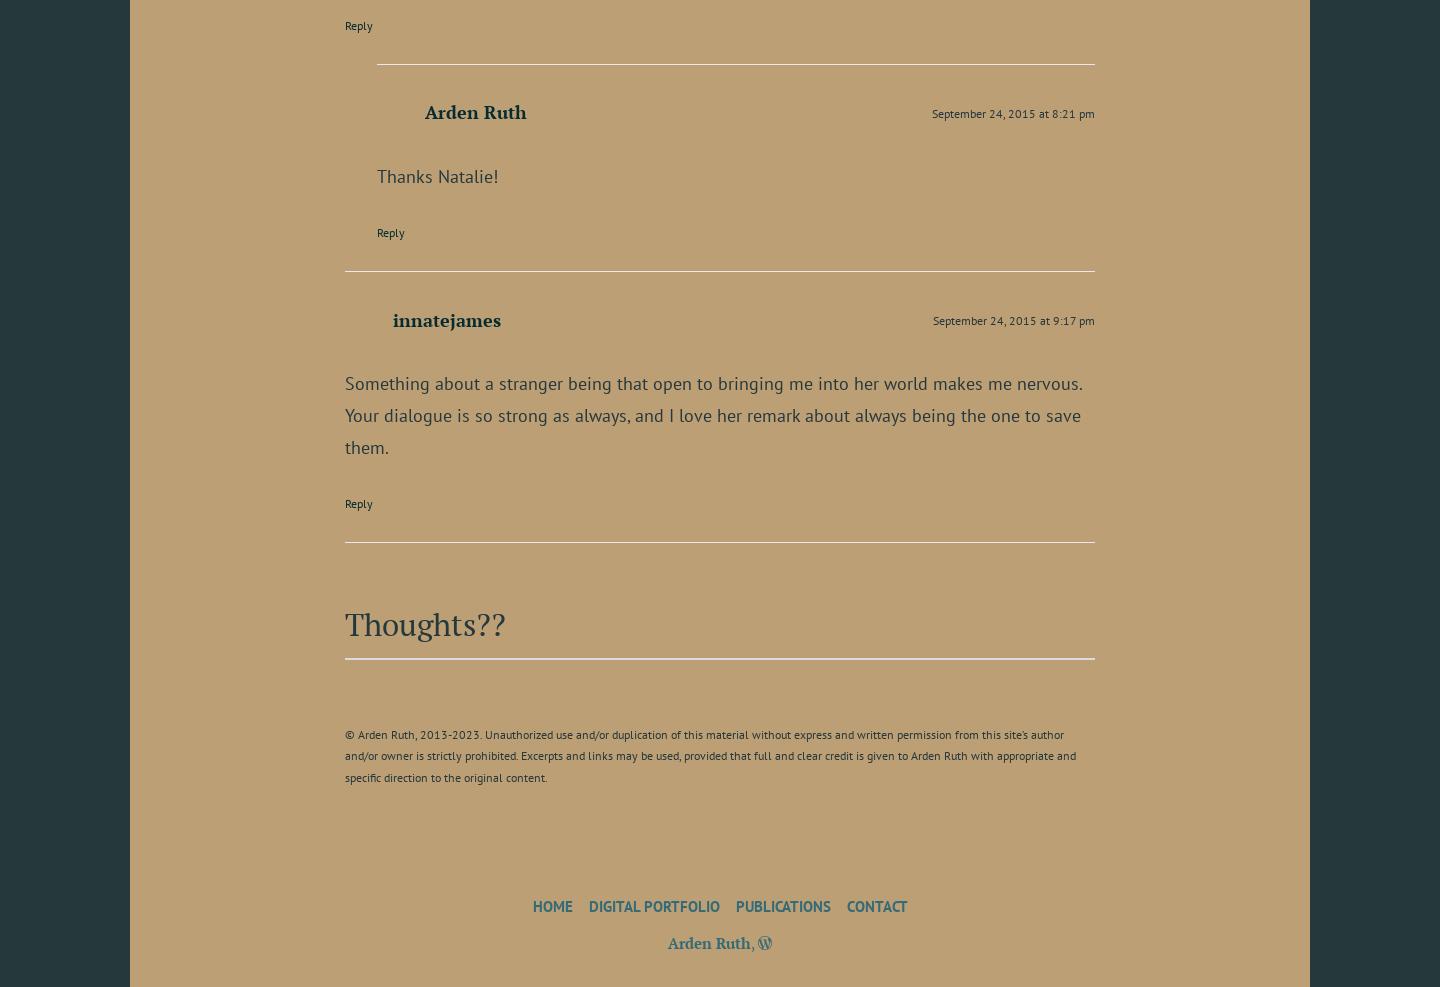 The height and width of the screenshot is (987, 1440). Describe the element at coordinates (749, 941) in the screenshot. I see `','` at that location.